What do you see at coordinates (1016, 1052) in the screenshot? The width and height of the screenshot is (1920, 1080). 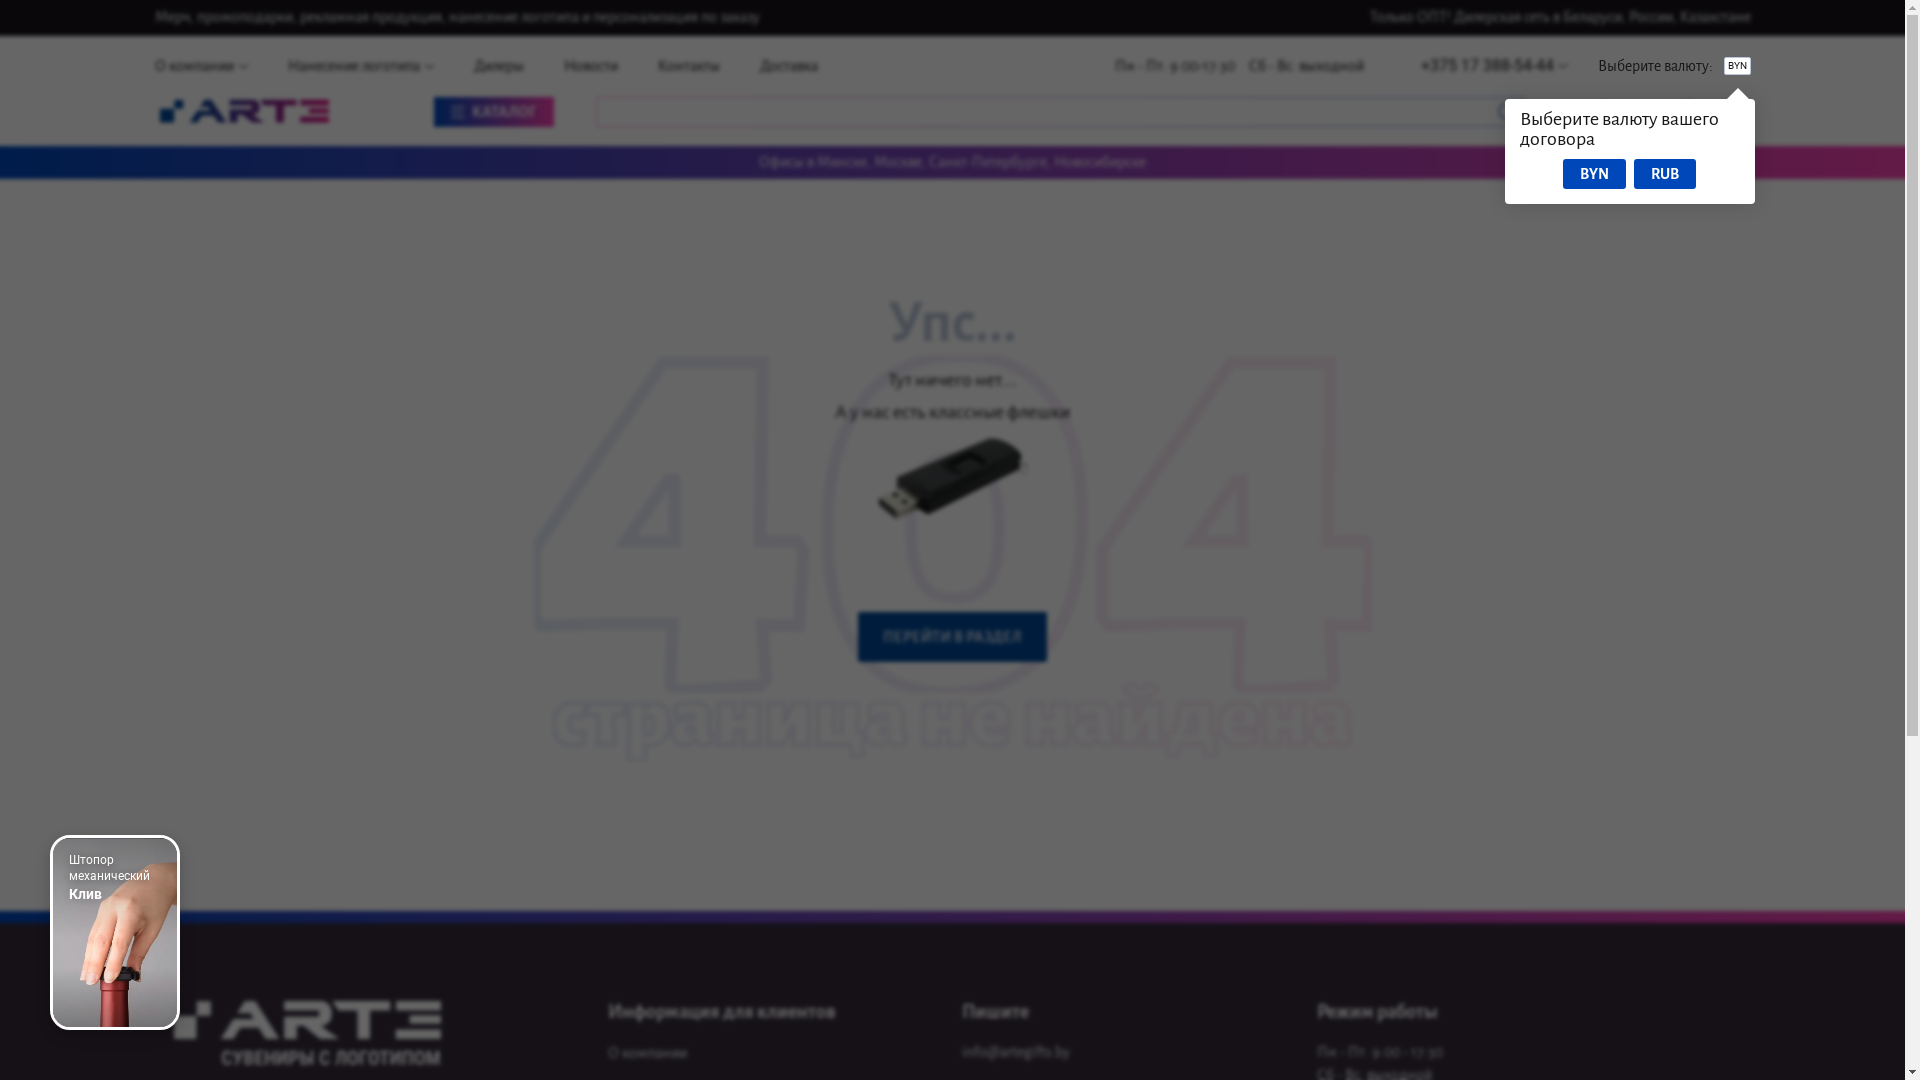 I see `'info@artegifts.by'` at bounding box center [1016, 1052].